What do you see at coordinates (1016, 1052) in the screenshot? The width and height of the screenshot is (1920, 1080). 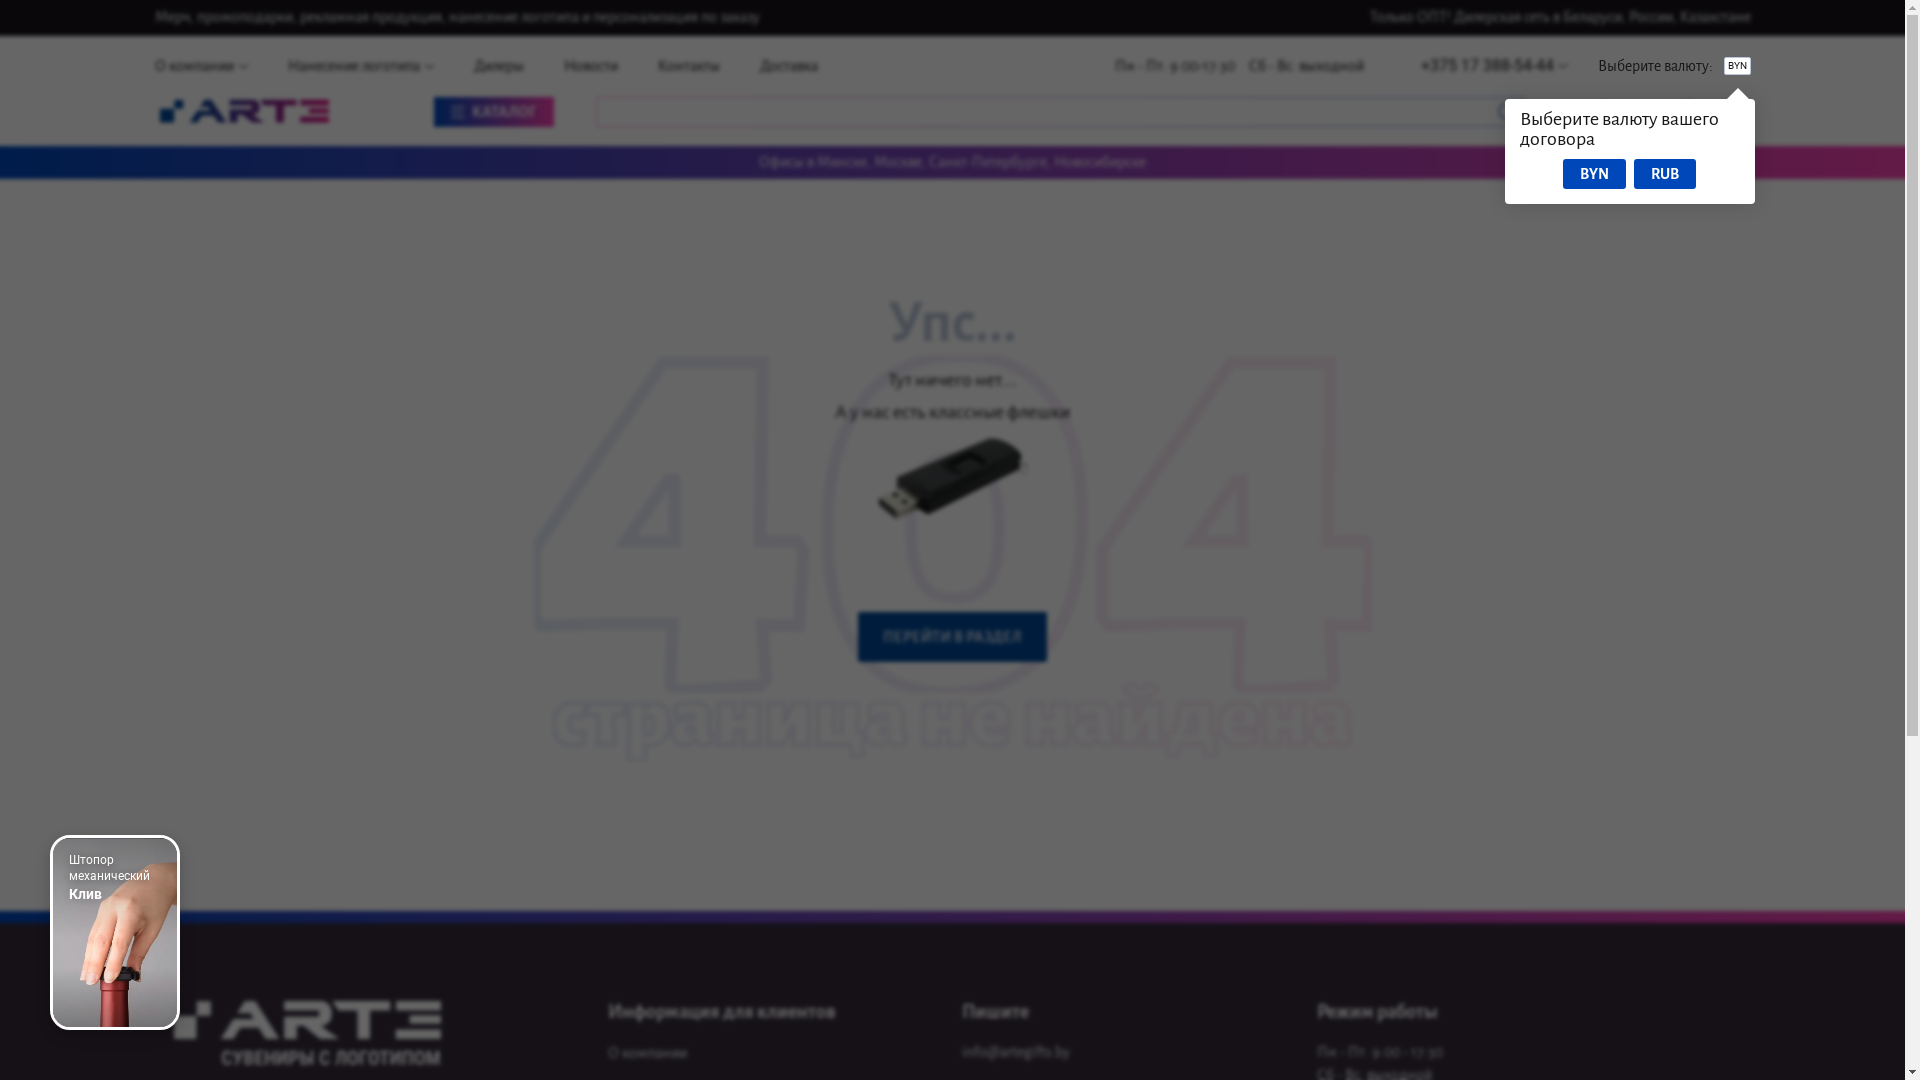 I see `'info@artegifts.by'` at bounding box center [1016, 1052].